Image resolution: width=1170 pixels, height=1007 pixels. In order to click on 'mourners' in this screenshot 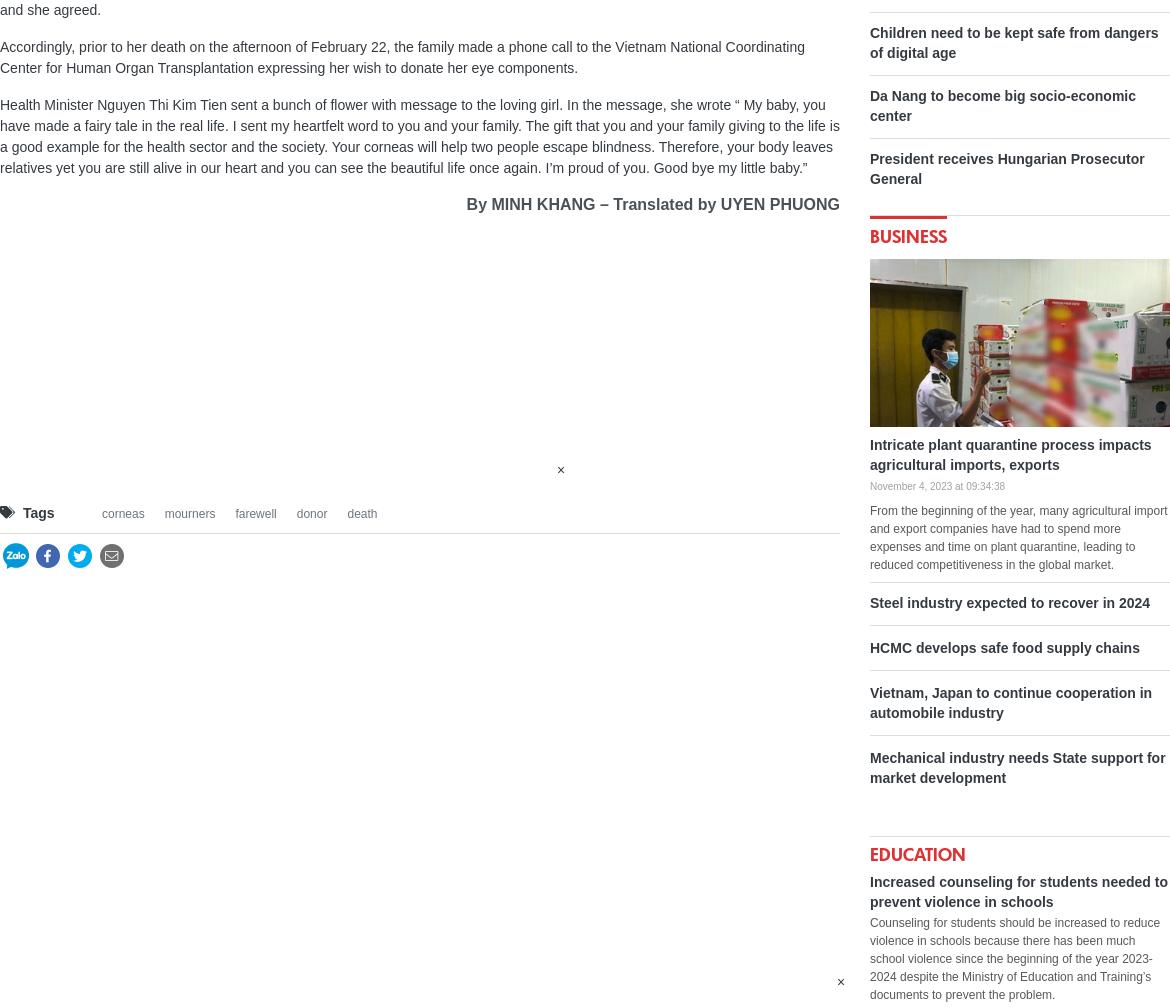, I will do `click(188, 511)`.